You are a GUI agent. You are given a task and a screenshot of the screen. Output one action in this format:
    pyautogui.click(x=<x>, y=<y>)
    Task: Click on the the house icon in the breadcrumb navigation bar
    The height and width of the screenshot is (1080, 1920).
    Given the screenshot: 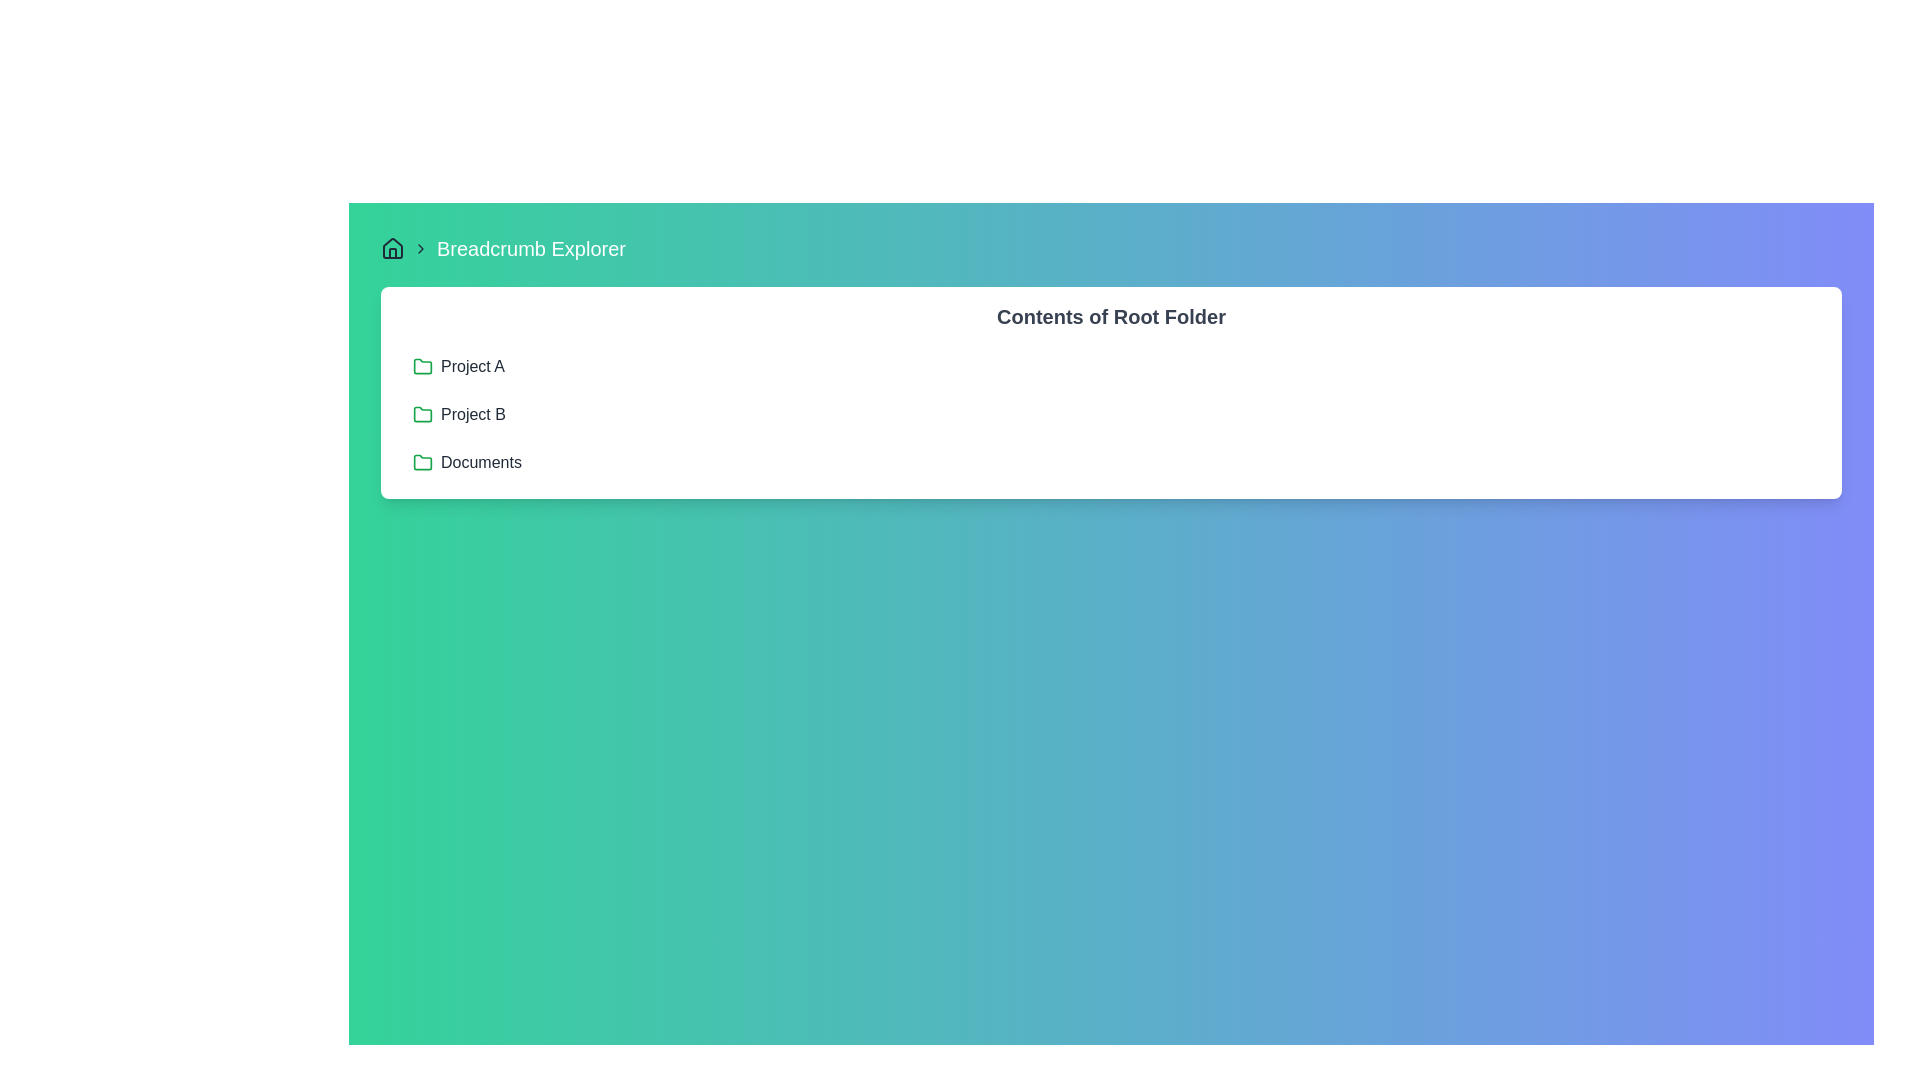 What is the action you would take?
    pyautogui.click(x=393, y=246)
    